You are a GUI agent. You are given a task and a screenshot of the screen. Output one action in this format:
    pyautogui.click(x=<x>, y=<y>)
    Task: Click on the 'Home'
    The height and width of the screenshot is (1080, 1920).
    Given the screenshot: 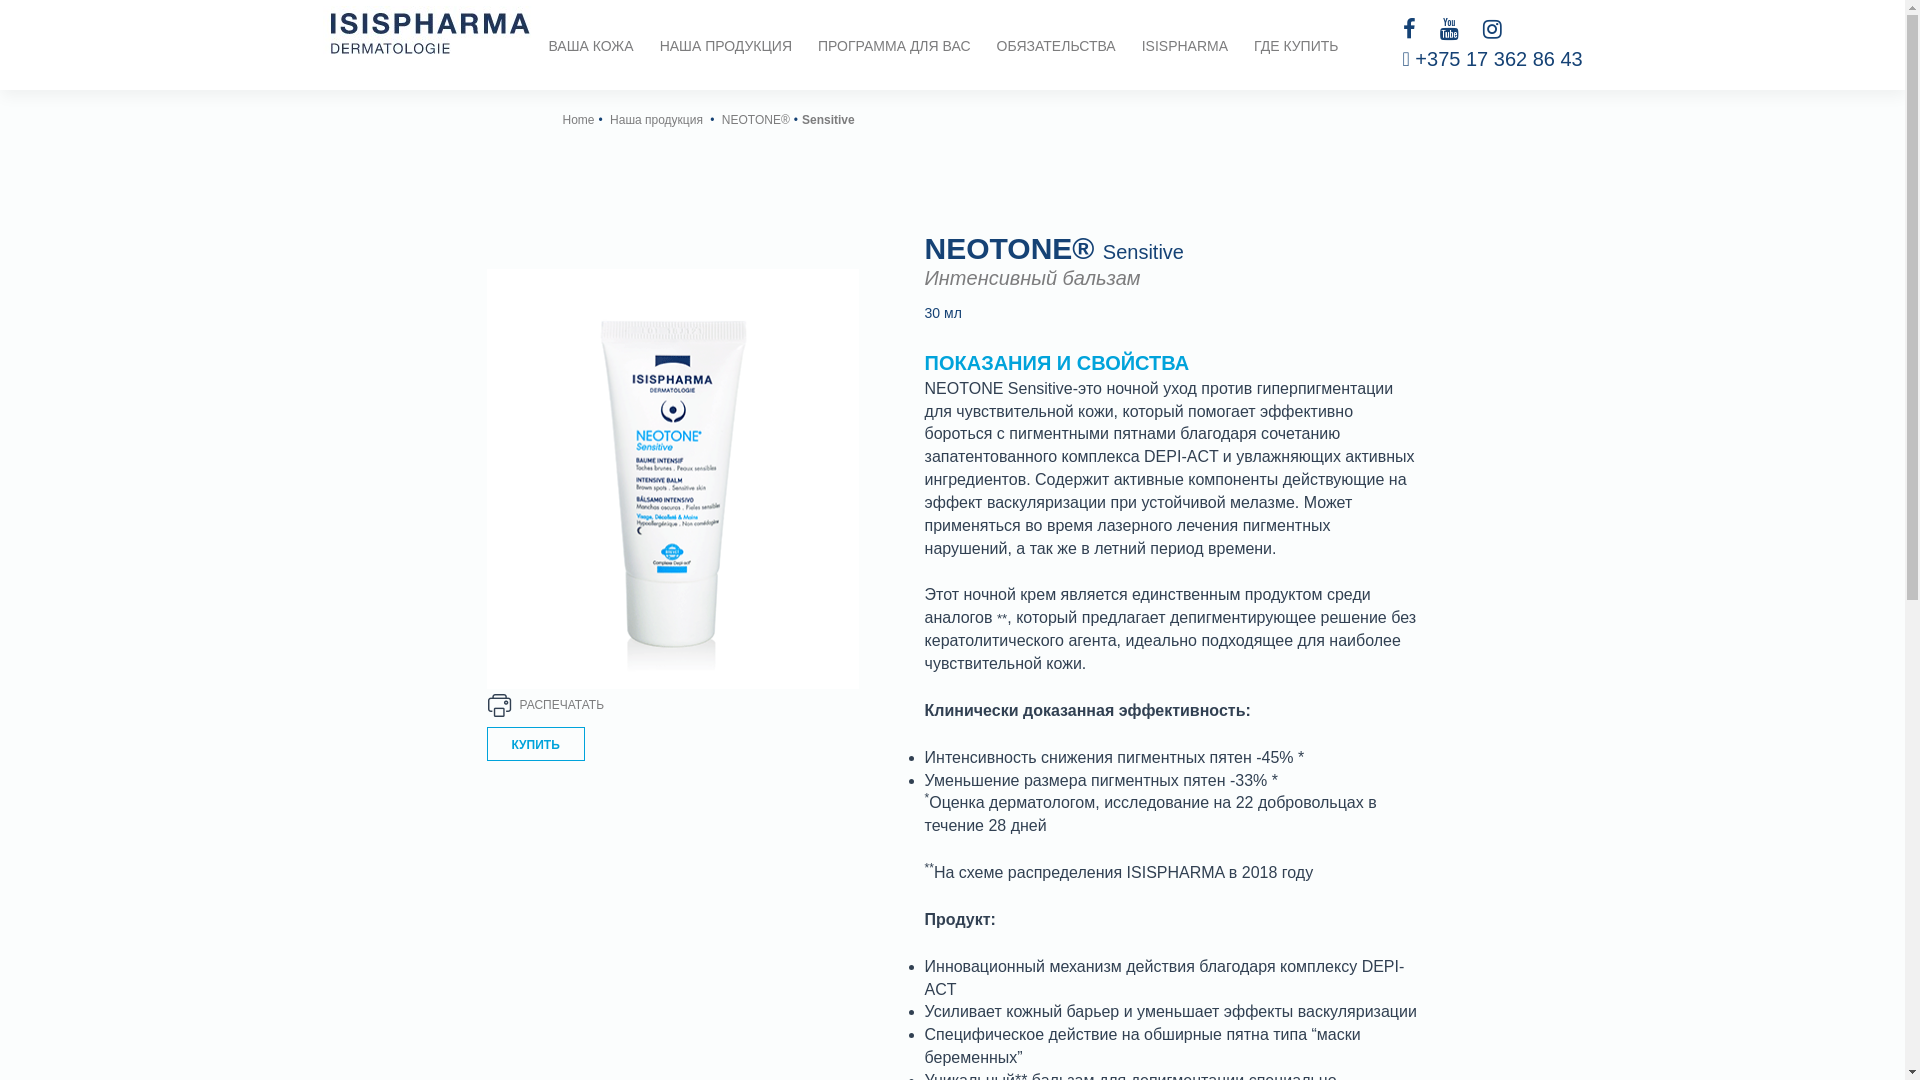 What is the action you would take?
    pyautogui.click(x=576, y=119)
    